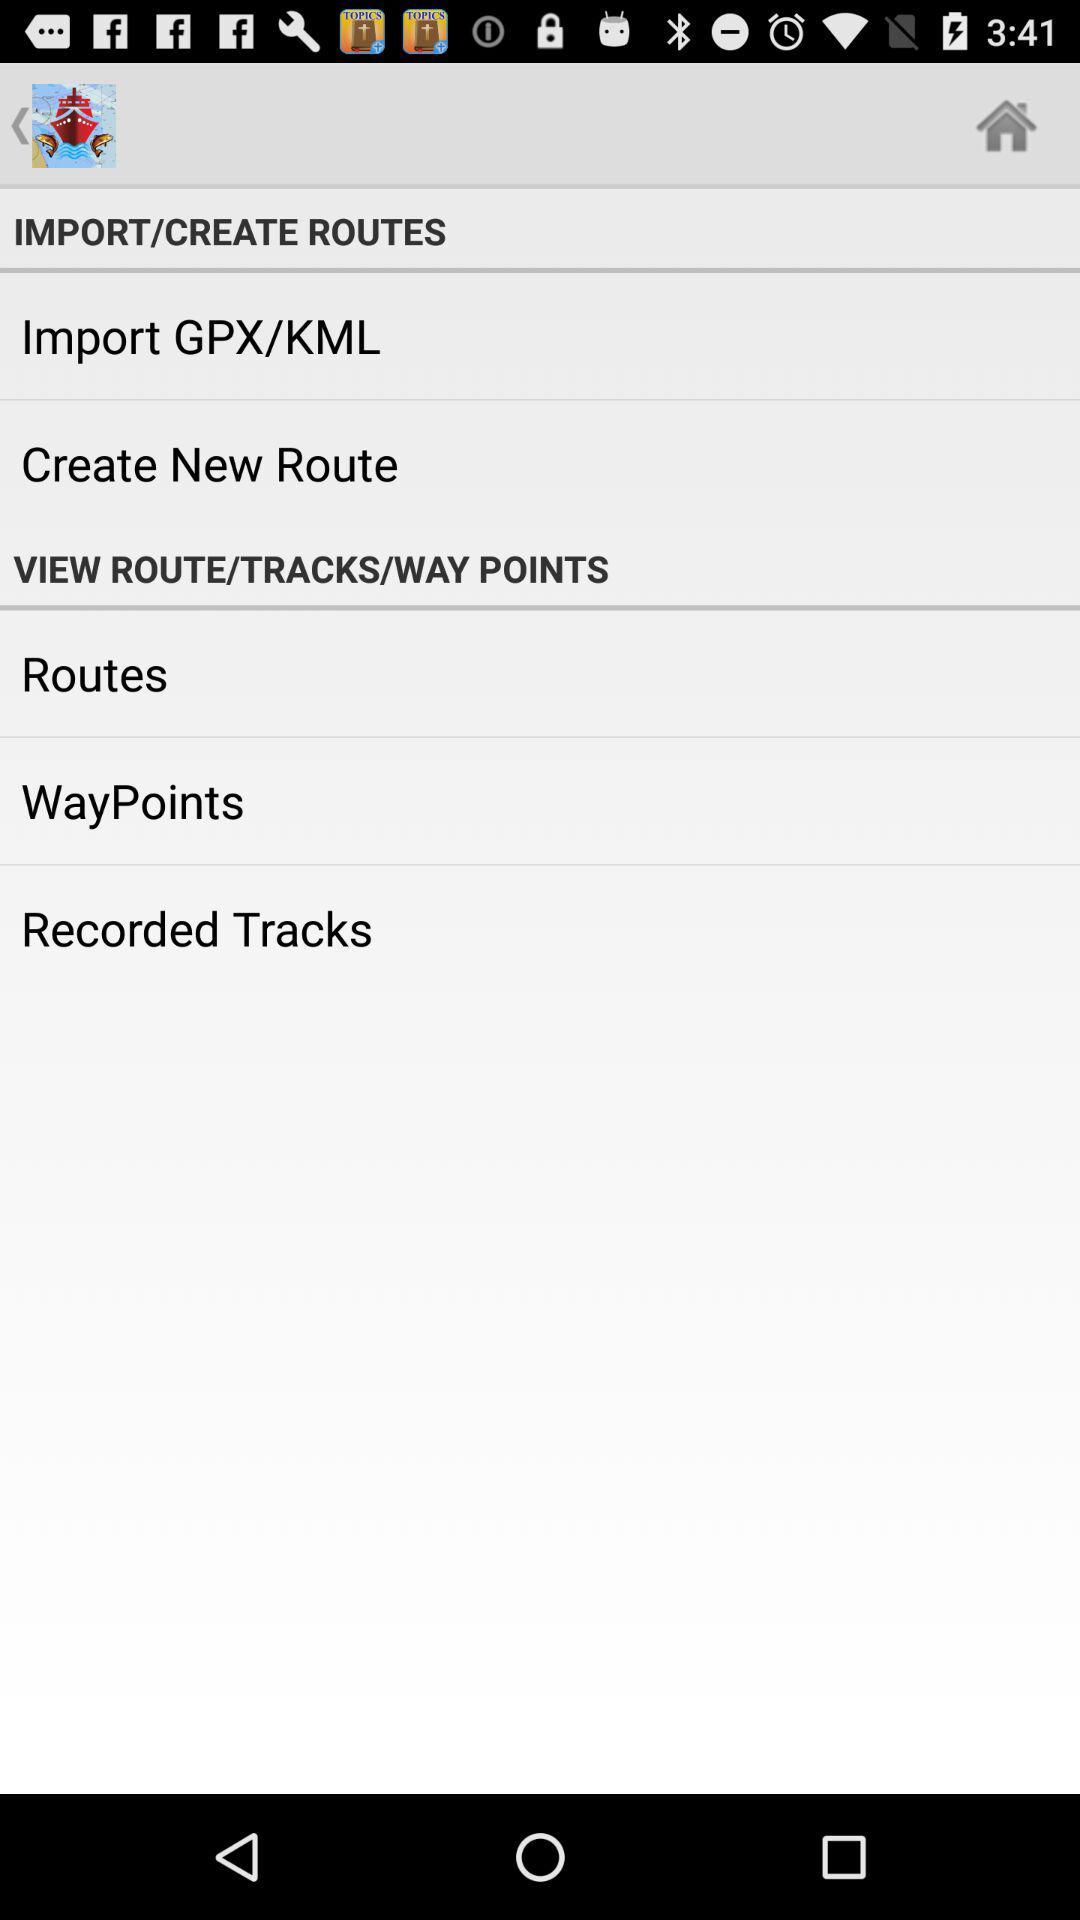 This screenshot has height=1920, width=1080. What do you see at coordinates (540, 927) in the screenshot?
I see `the app below waypoints` at bounding box center [540, 927].